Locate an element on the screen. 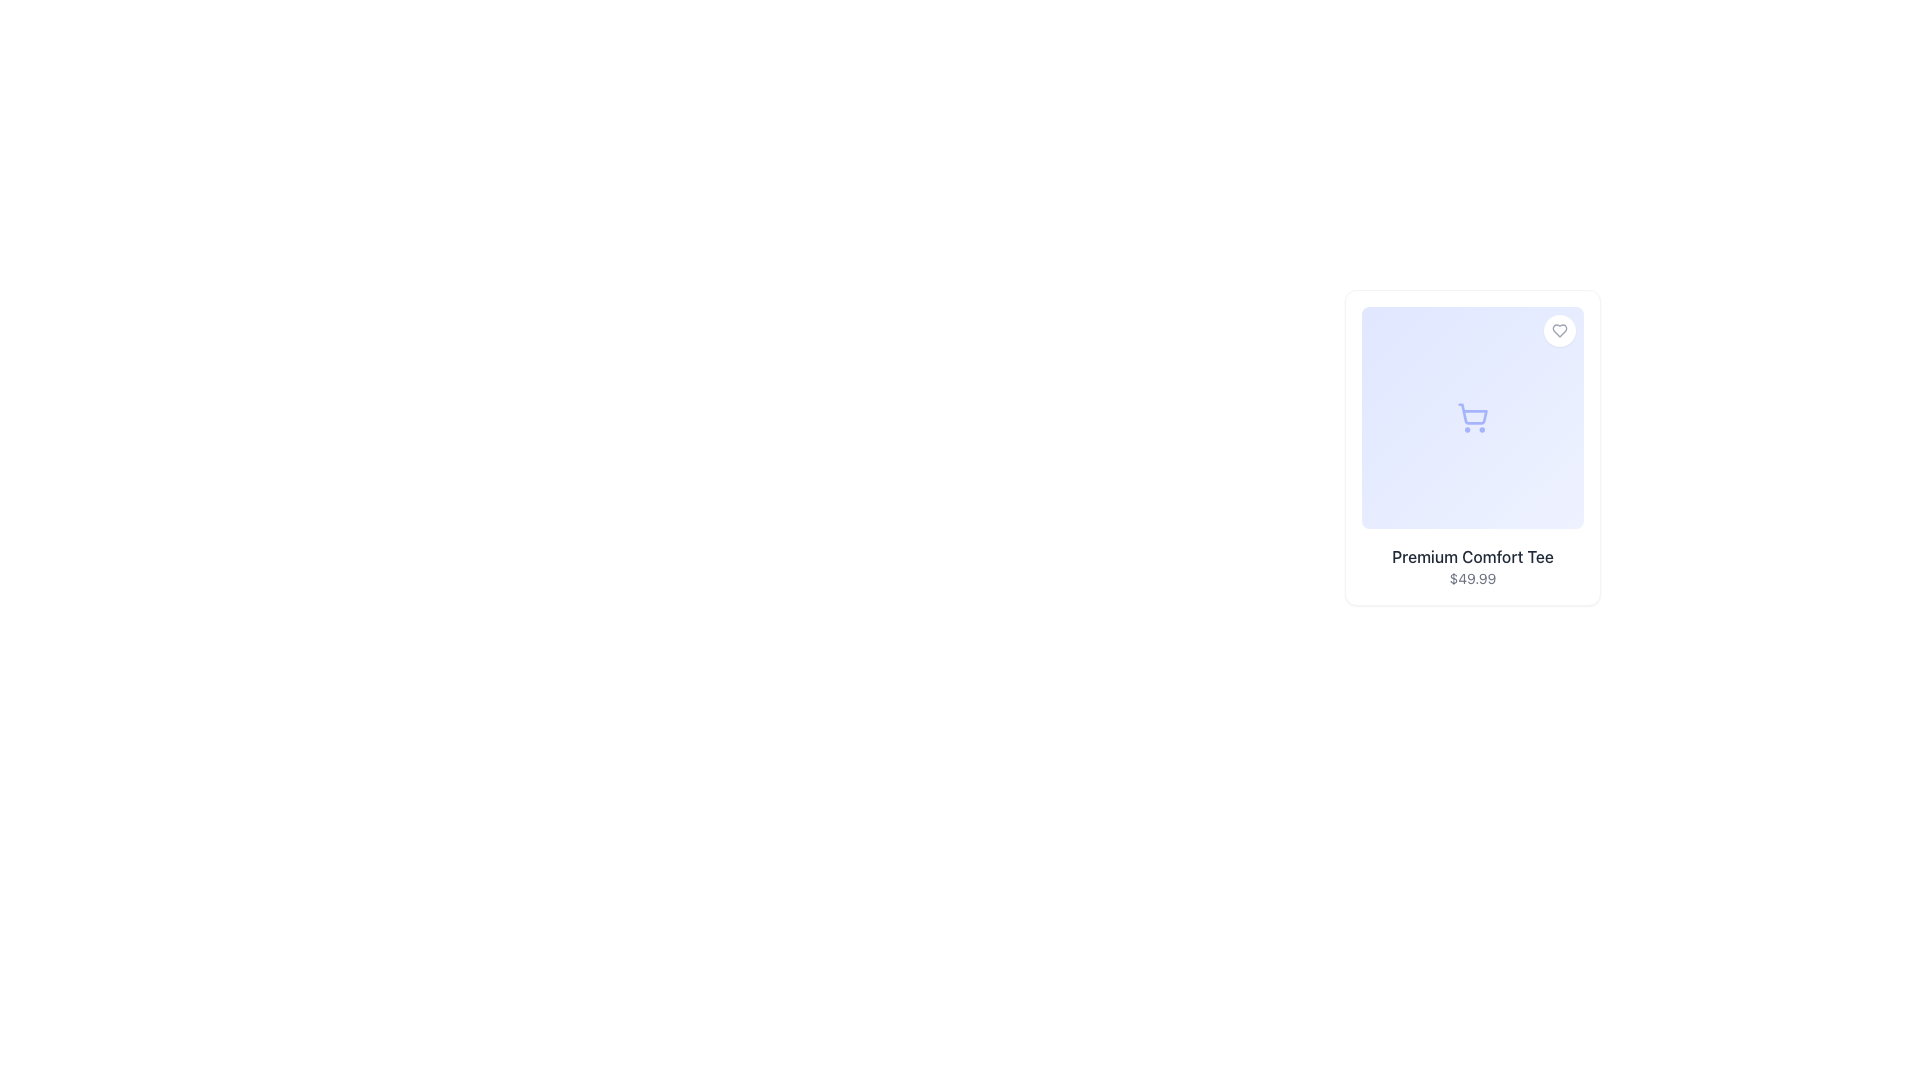 Image resolution: width=1920 pixels, height=1080 pixels. the heart-shaped icon outlined in gray located in the top-right corner of the product card is located at coordinates (1559, 330).